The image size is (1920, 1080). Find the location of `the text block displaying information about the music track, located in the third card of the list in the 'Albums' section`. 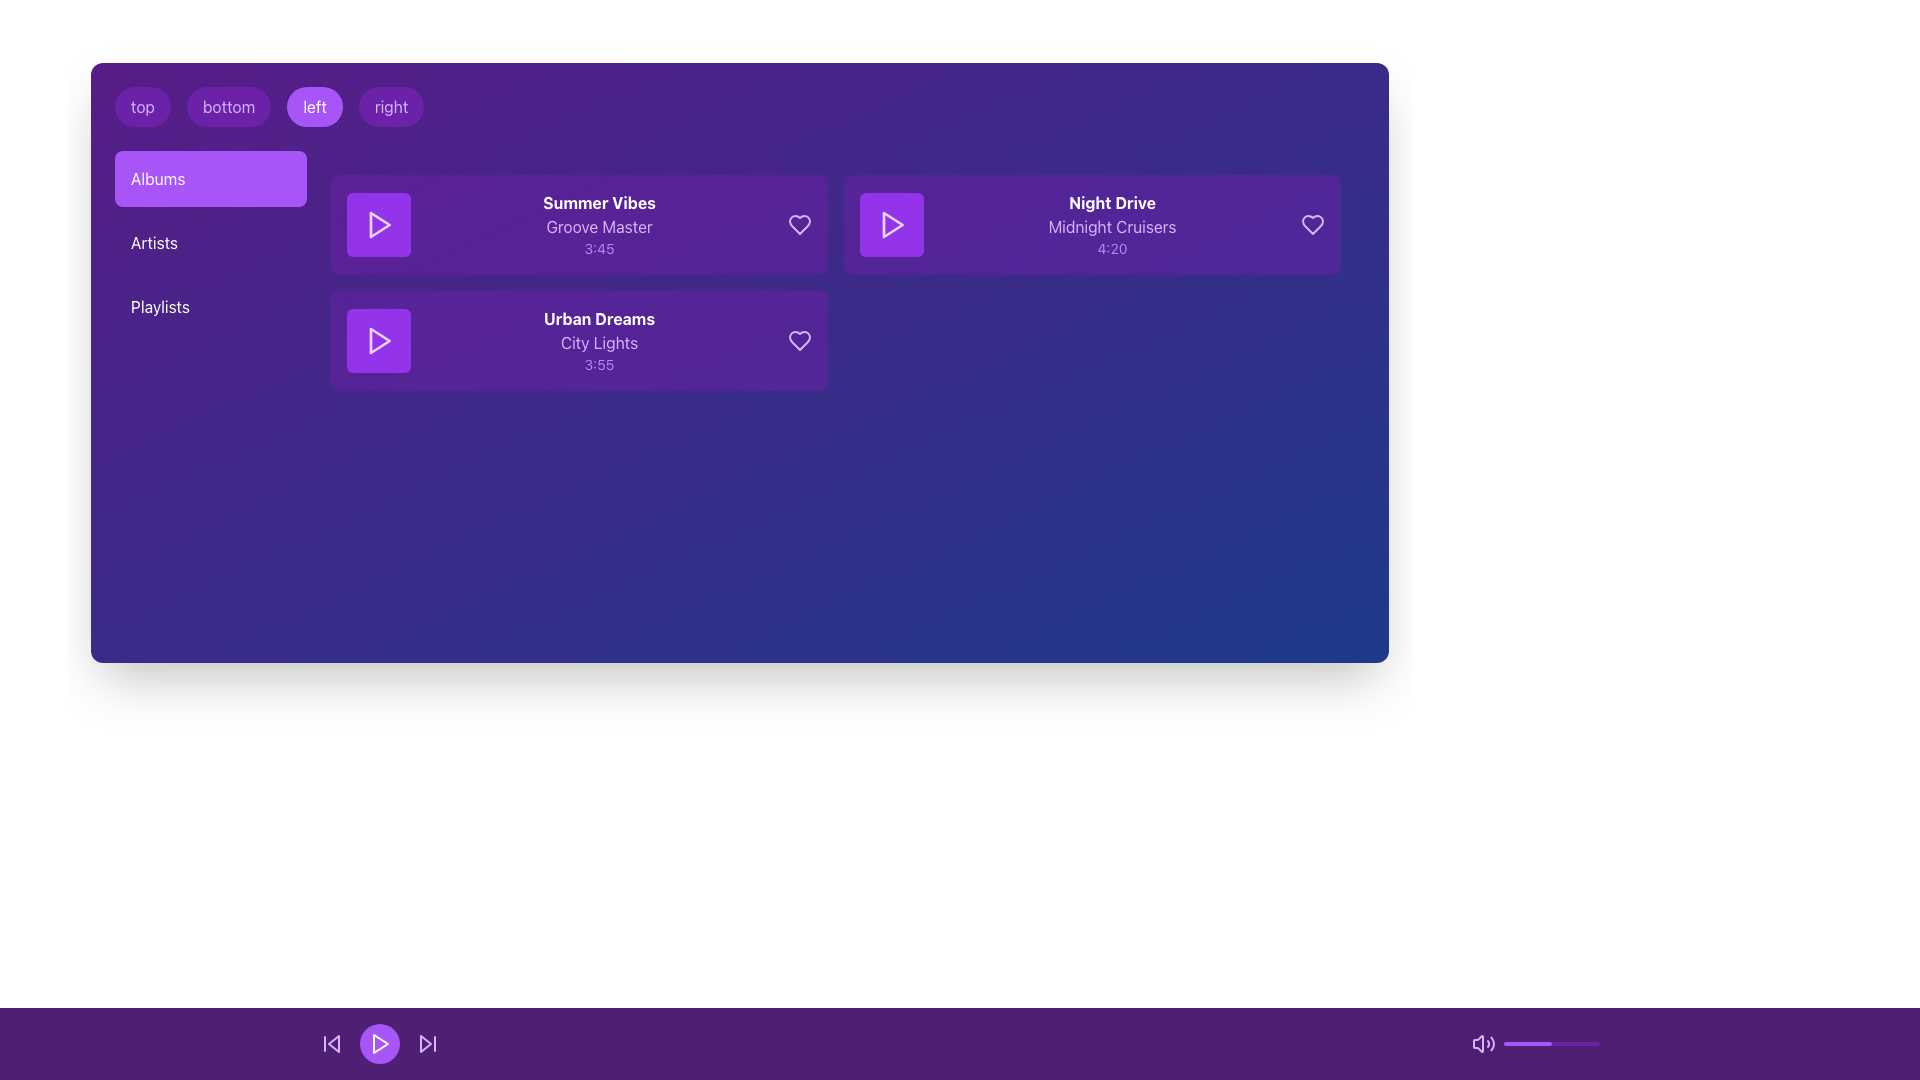

the text block displaying information about the music track, located in the third card of the list in the 'Albums' section is located at coordinates (1111, 224).